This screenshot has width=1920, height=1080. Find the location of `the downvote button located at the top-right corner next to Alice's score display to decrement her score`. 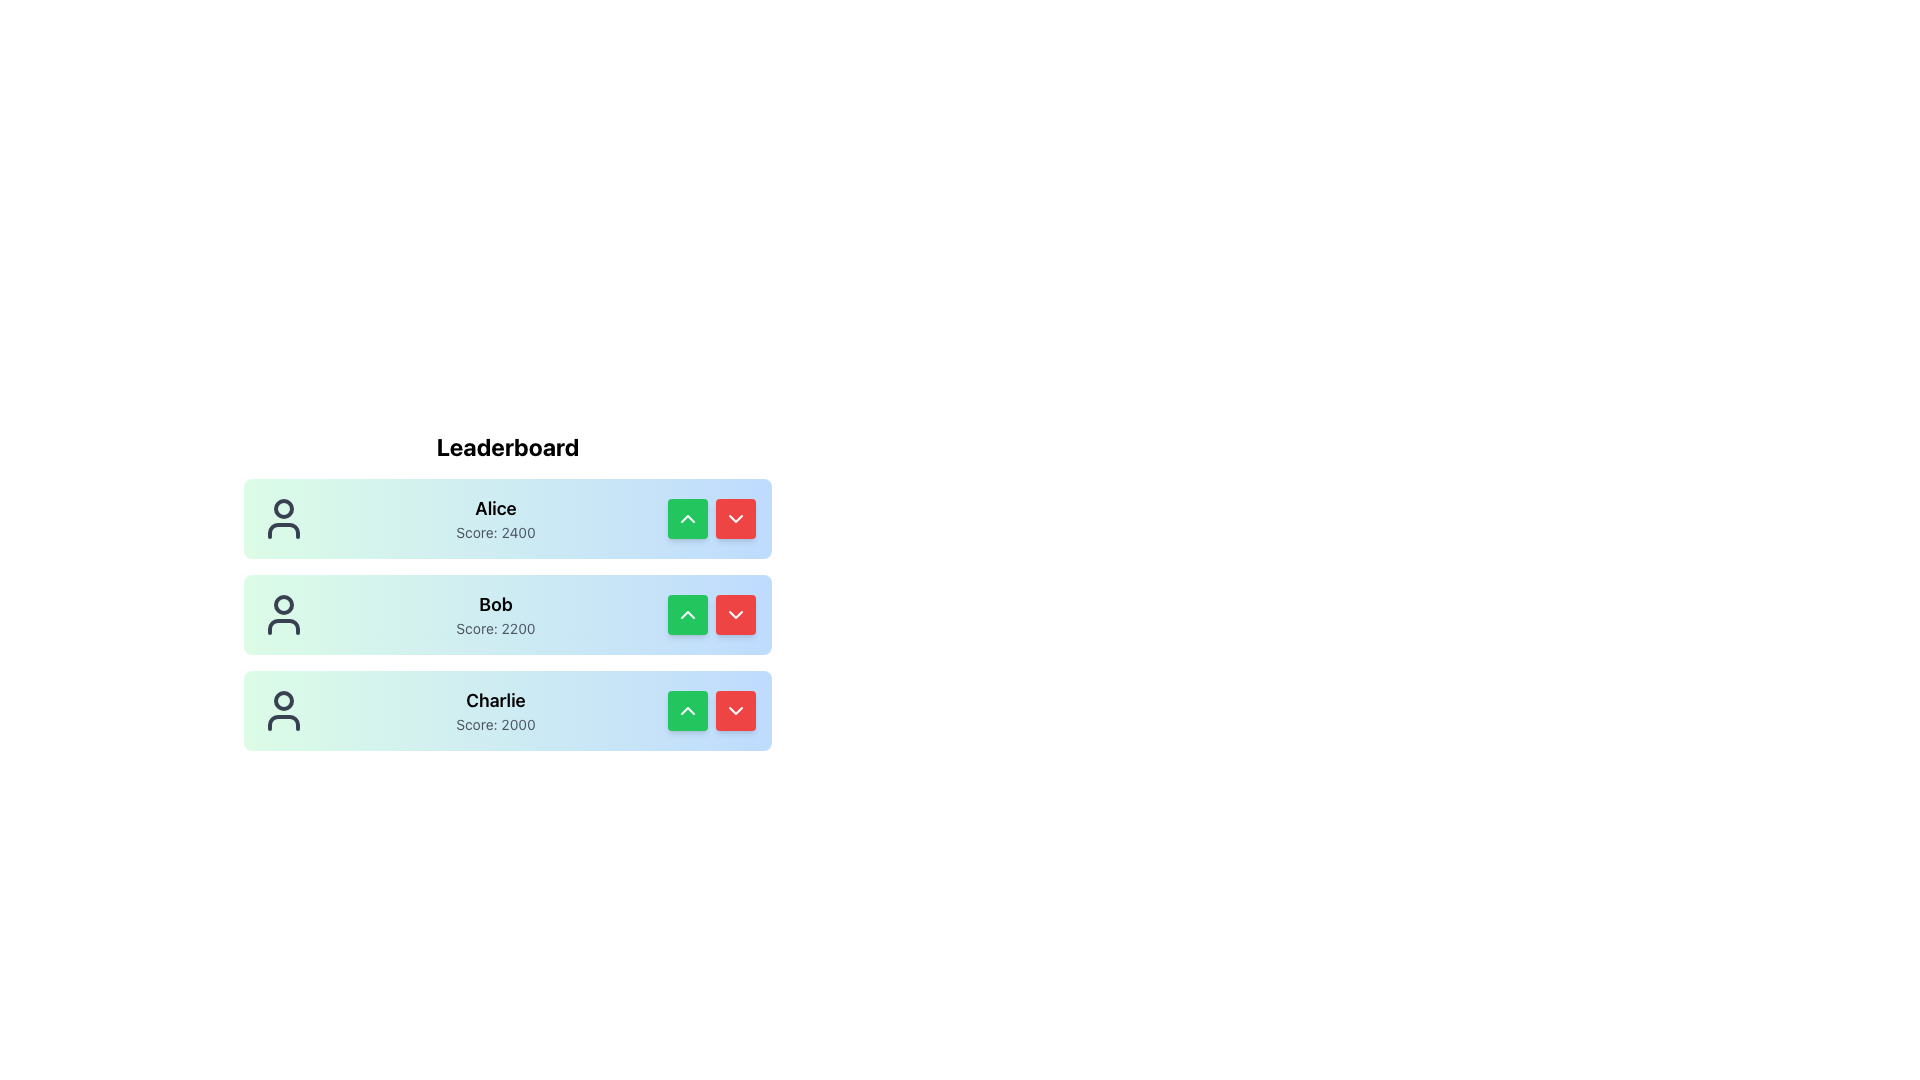

the downvote button located at the top-right corner next to Alice's score display to decrement her score is located at coordinates (734, 518).